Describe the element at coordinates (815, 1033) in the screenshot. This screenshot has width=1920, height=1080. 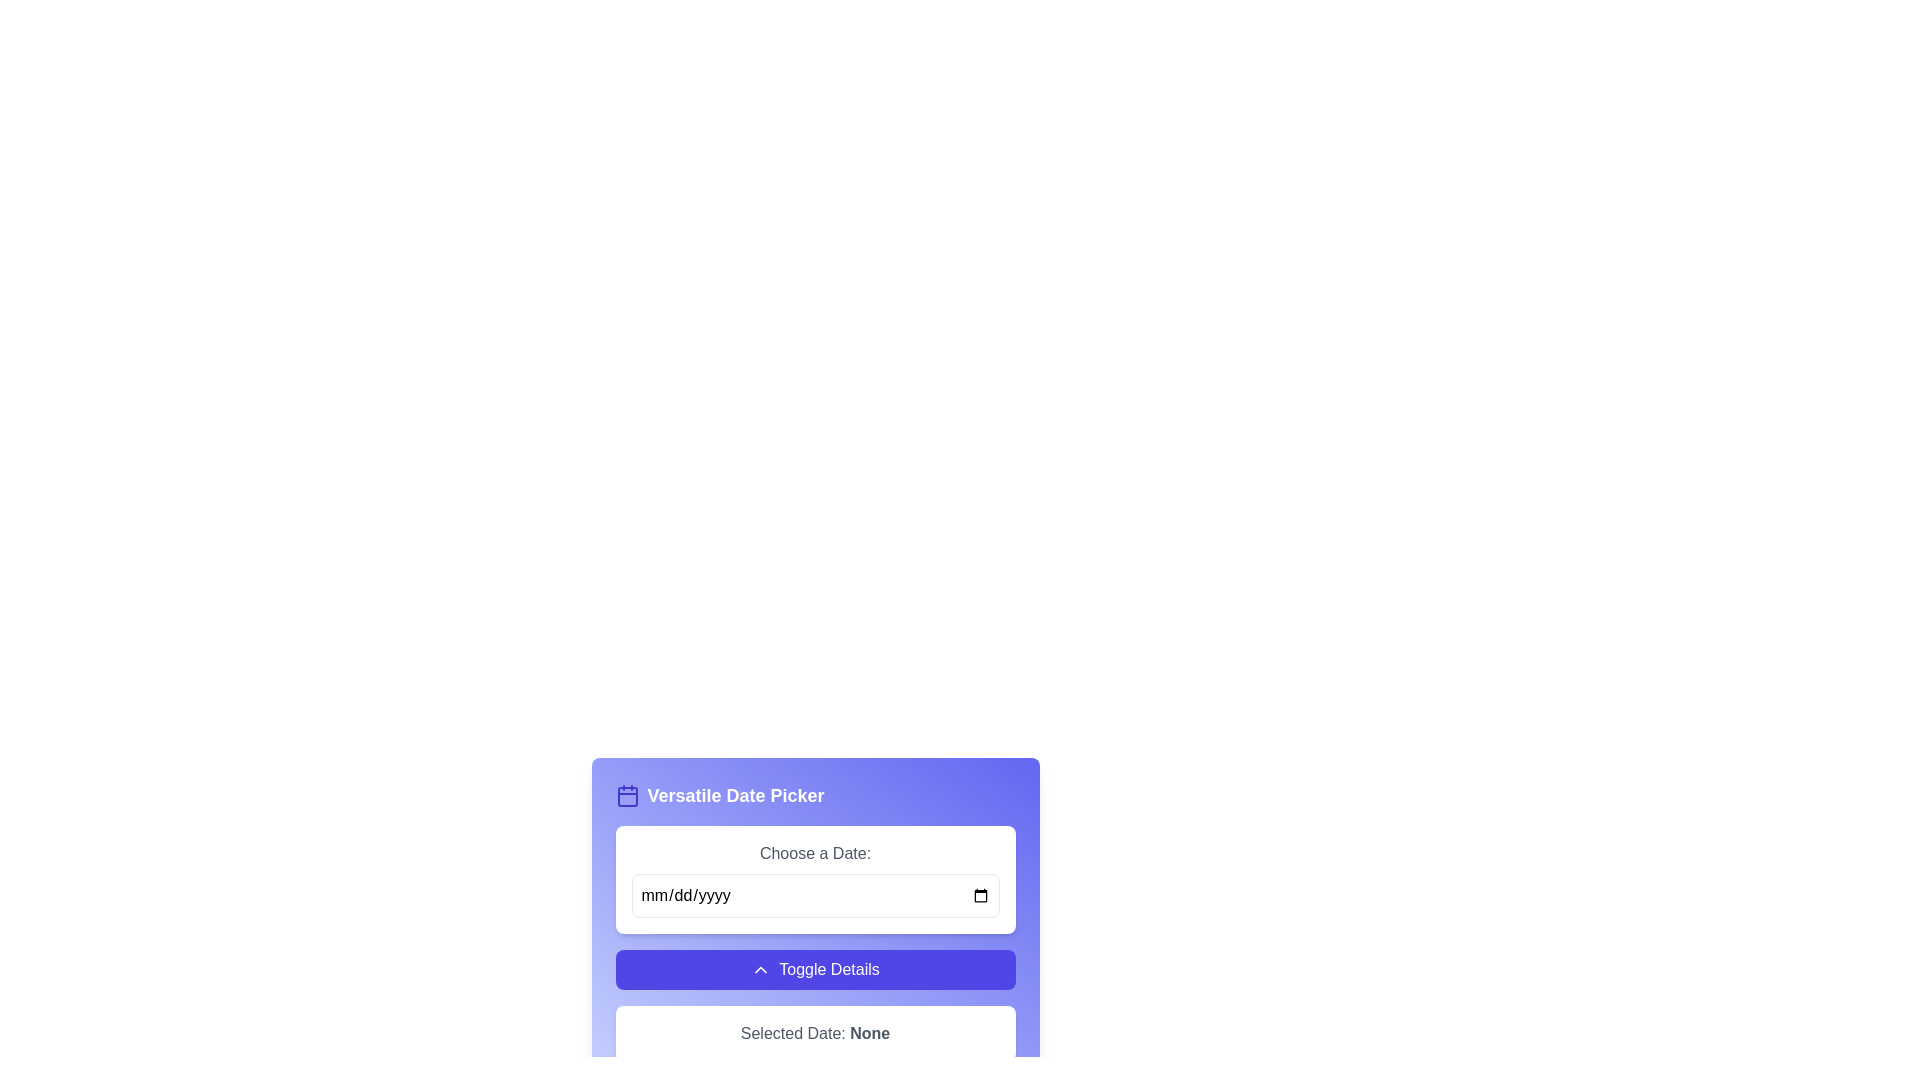
I see `displayed text from the Information label that shows 'Selected Date: None.' which is located below the 'Toggle Details' button` at that location.